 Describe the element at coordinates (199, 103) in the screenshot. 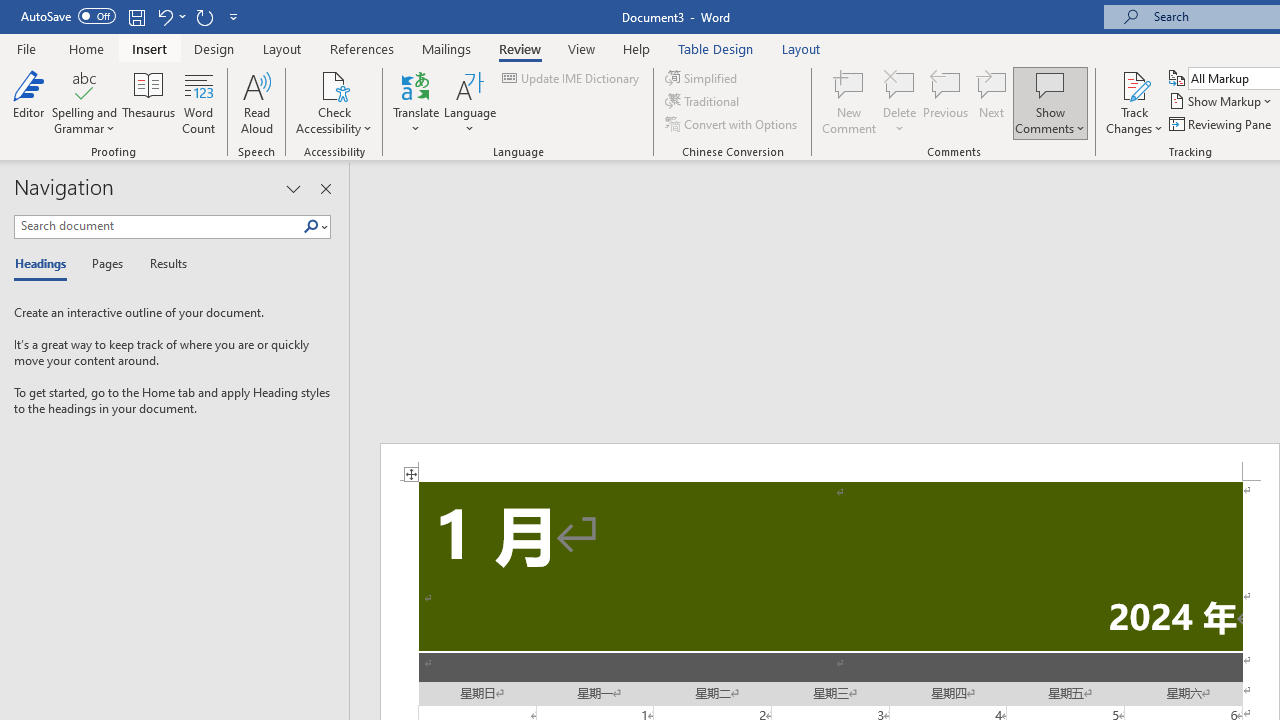

I see `'Word Count'` at that location.